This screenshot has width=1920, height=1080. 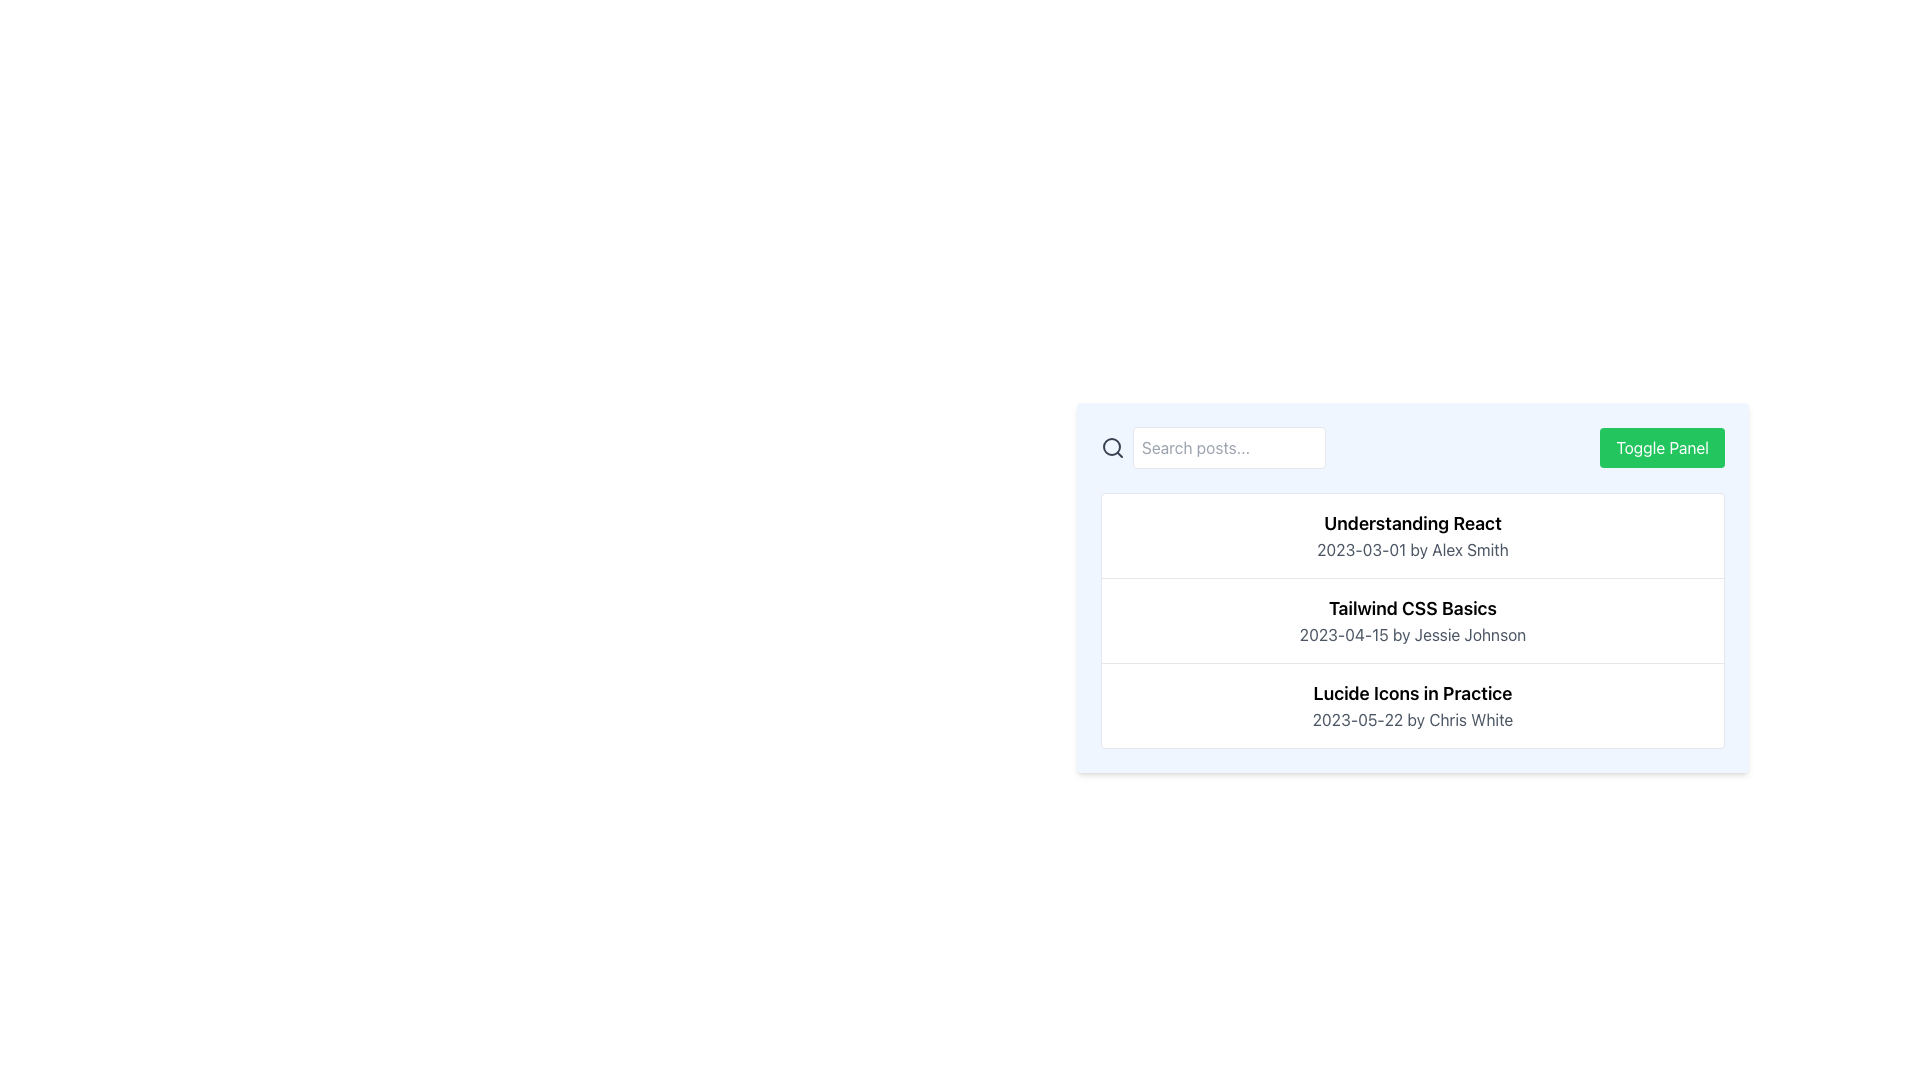 I want to click on text from the Text Label that provides the publication date and author of the content item, which is located beneath the title 'Lucide Icons in Practice', so click(x=1411, y=720).